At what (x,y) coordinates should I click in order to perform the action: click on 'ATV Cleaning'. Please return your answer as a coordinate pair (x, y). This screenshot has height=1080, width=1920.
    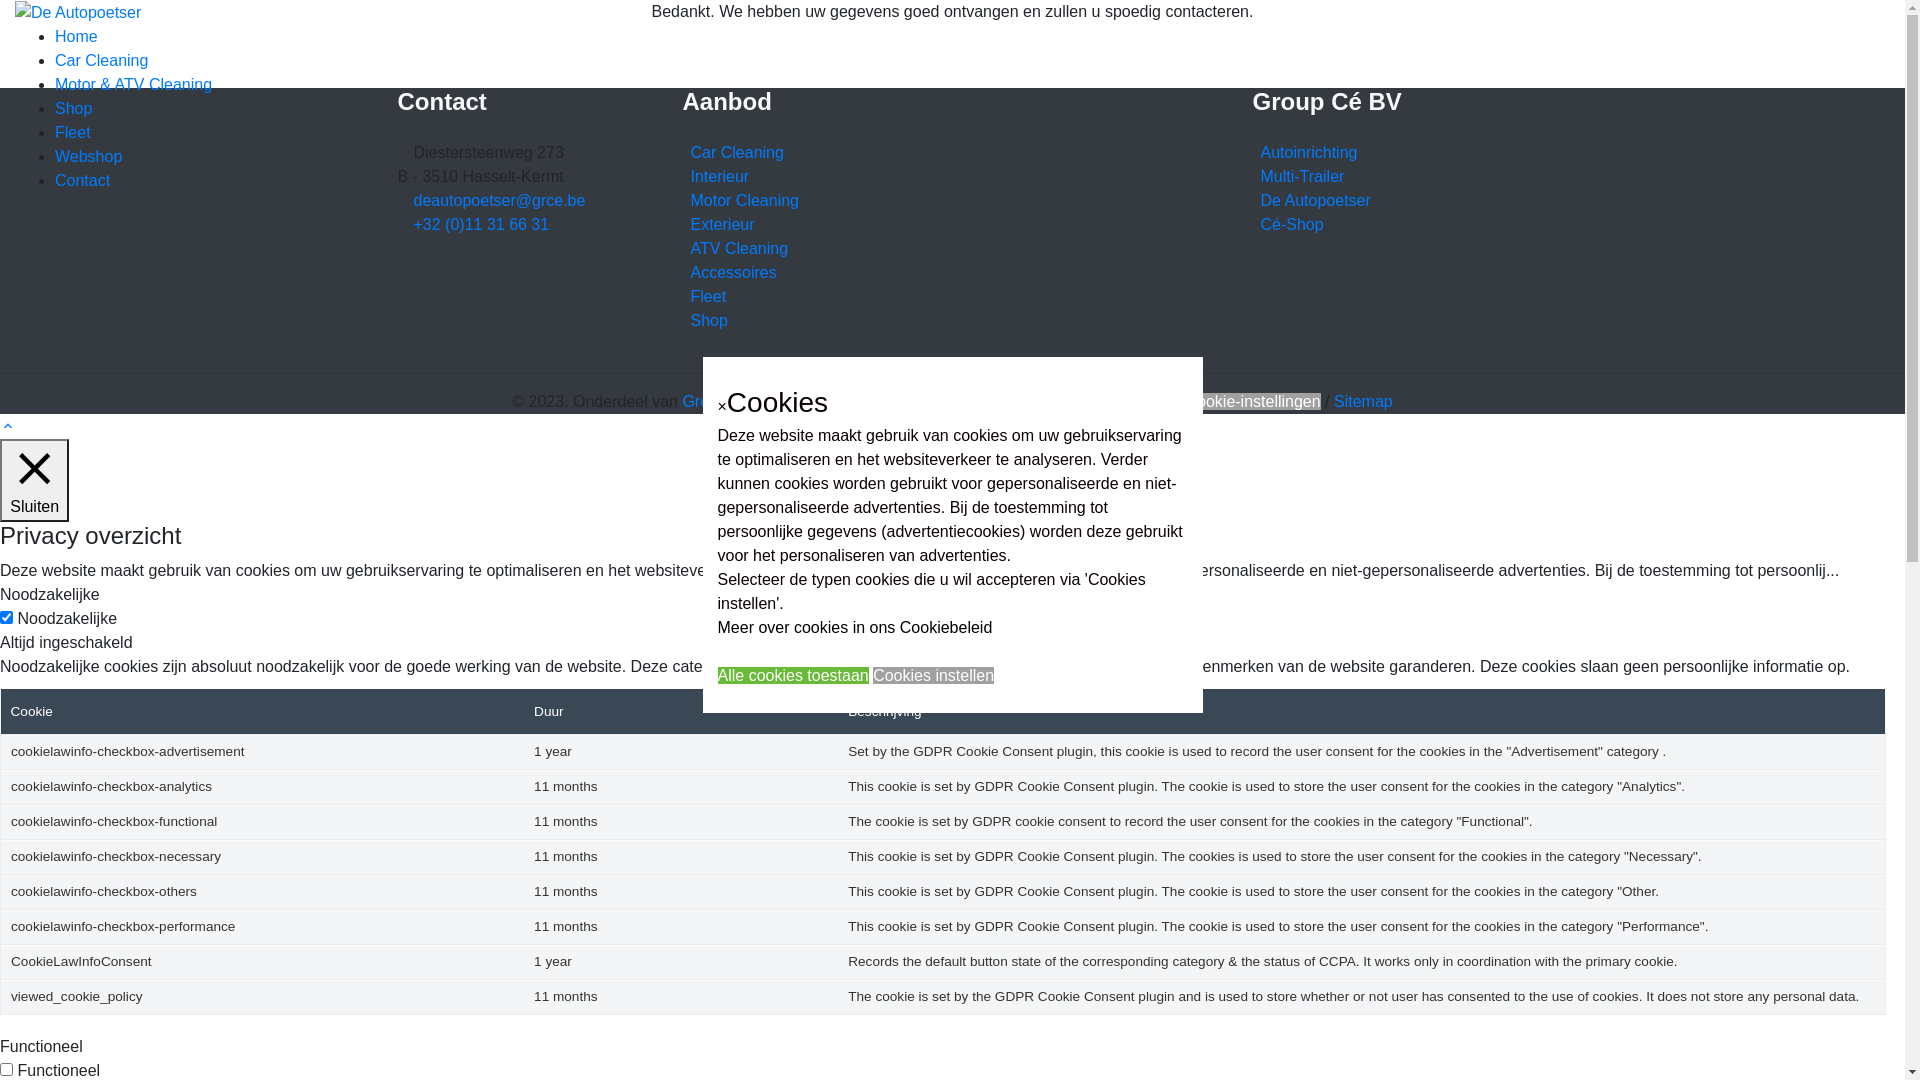
    Looking at the image, I should click on (733, 247).